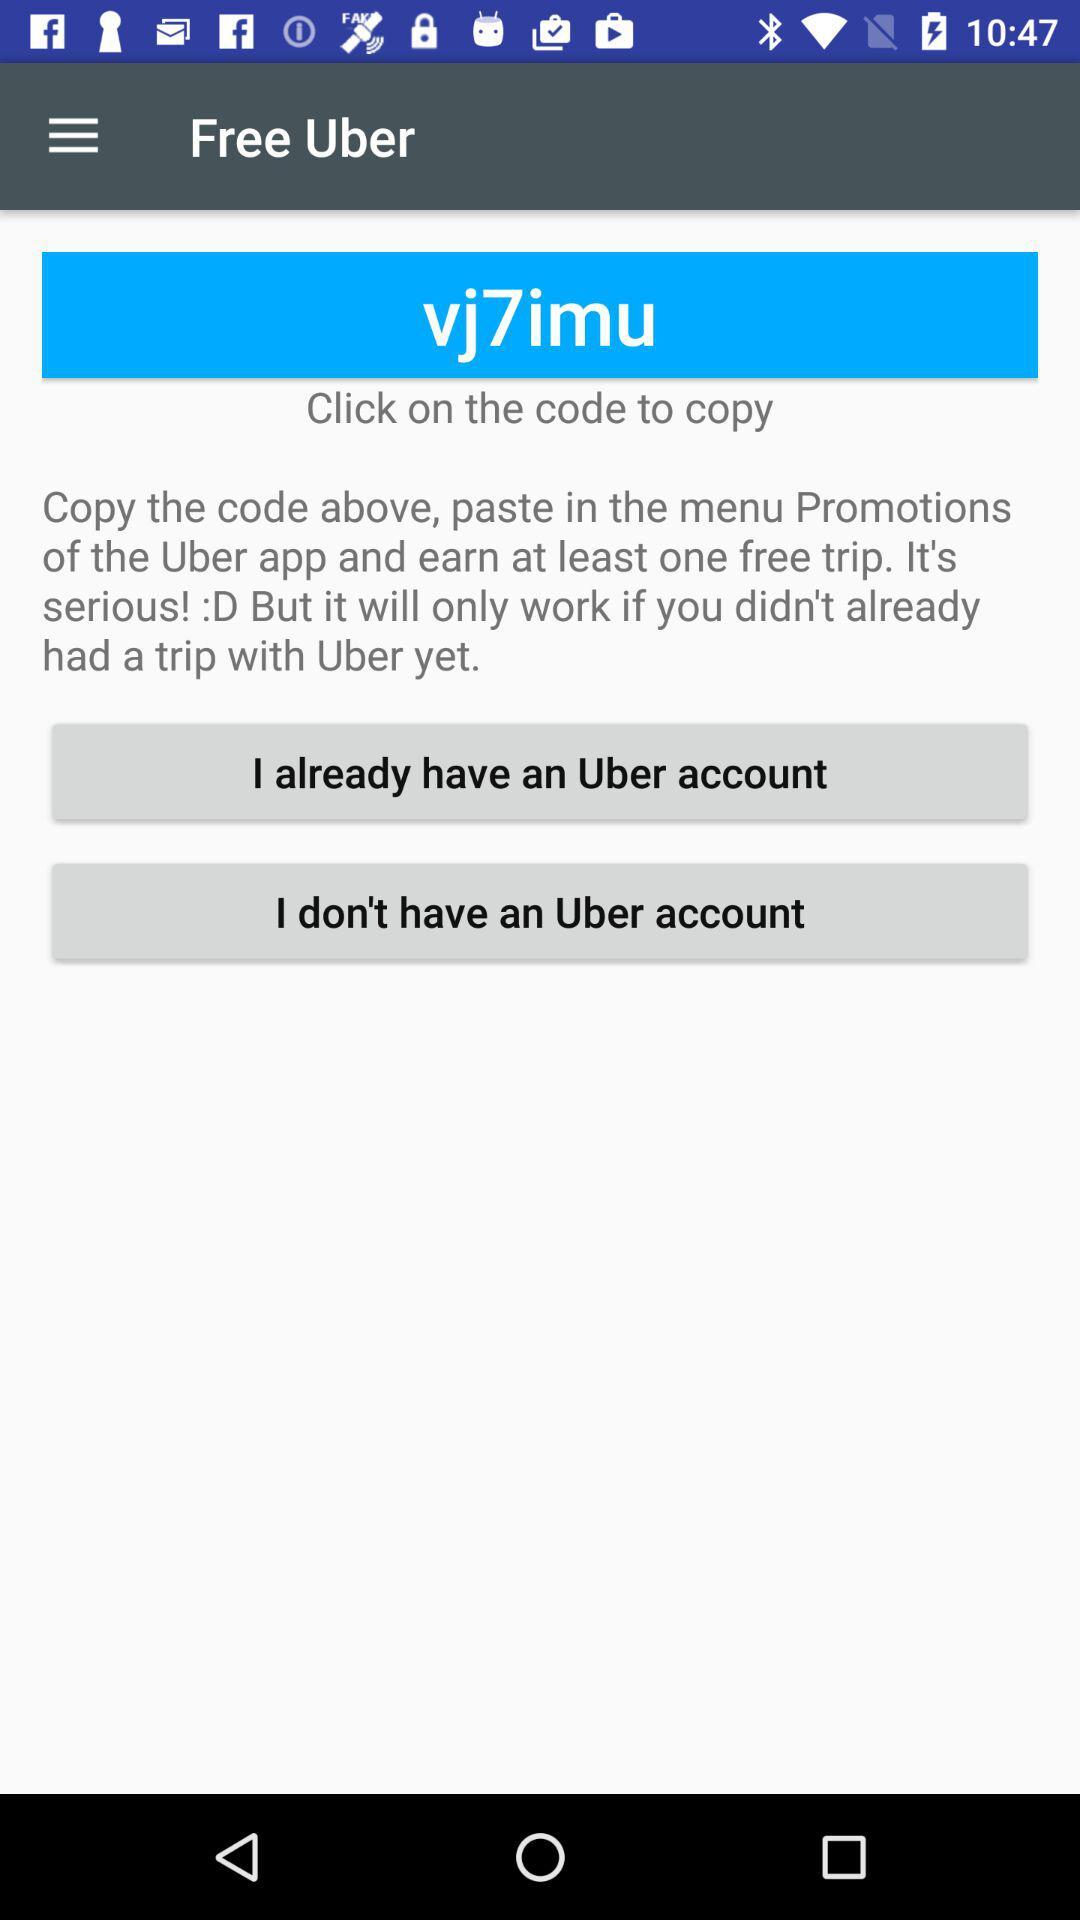 This screenshot has width=1080, height=1920. I want to click on the item above click on the icon, so click(540, 314).